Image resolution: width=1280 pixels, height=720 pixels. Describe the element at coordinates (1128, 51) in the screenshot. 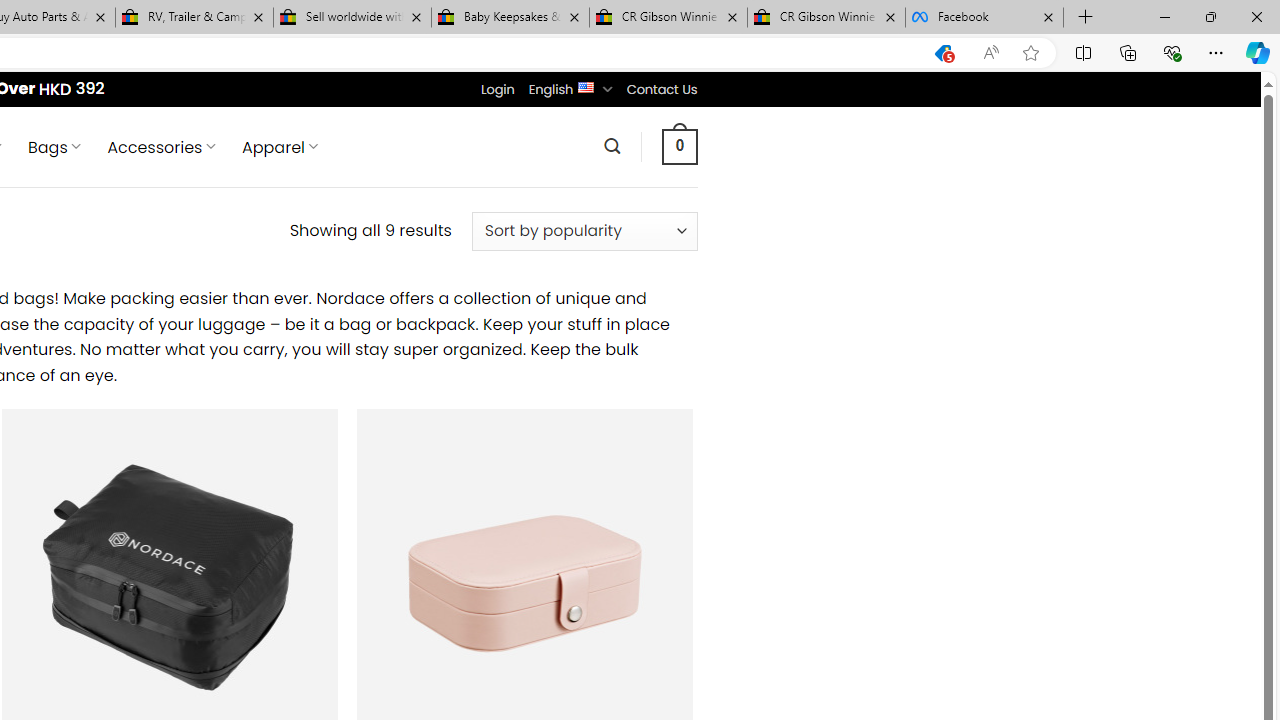

I see `'Collections'` at that location.